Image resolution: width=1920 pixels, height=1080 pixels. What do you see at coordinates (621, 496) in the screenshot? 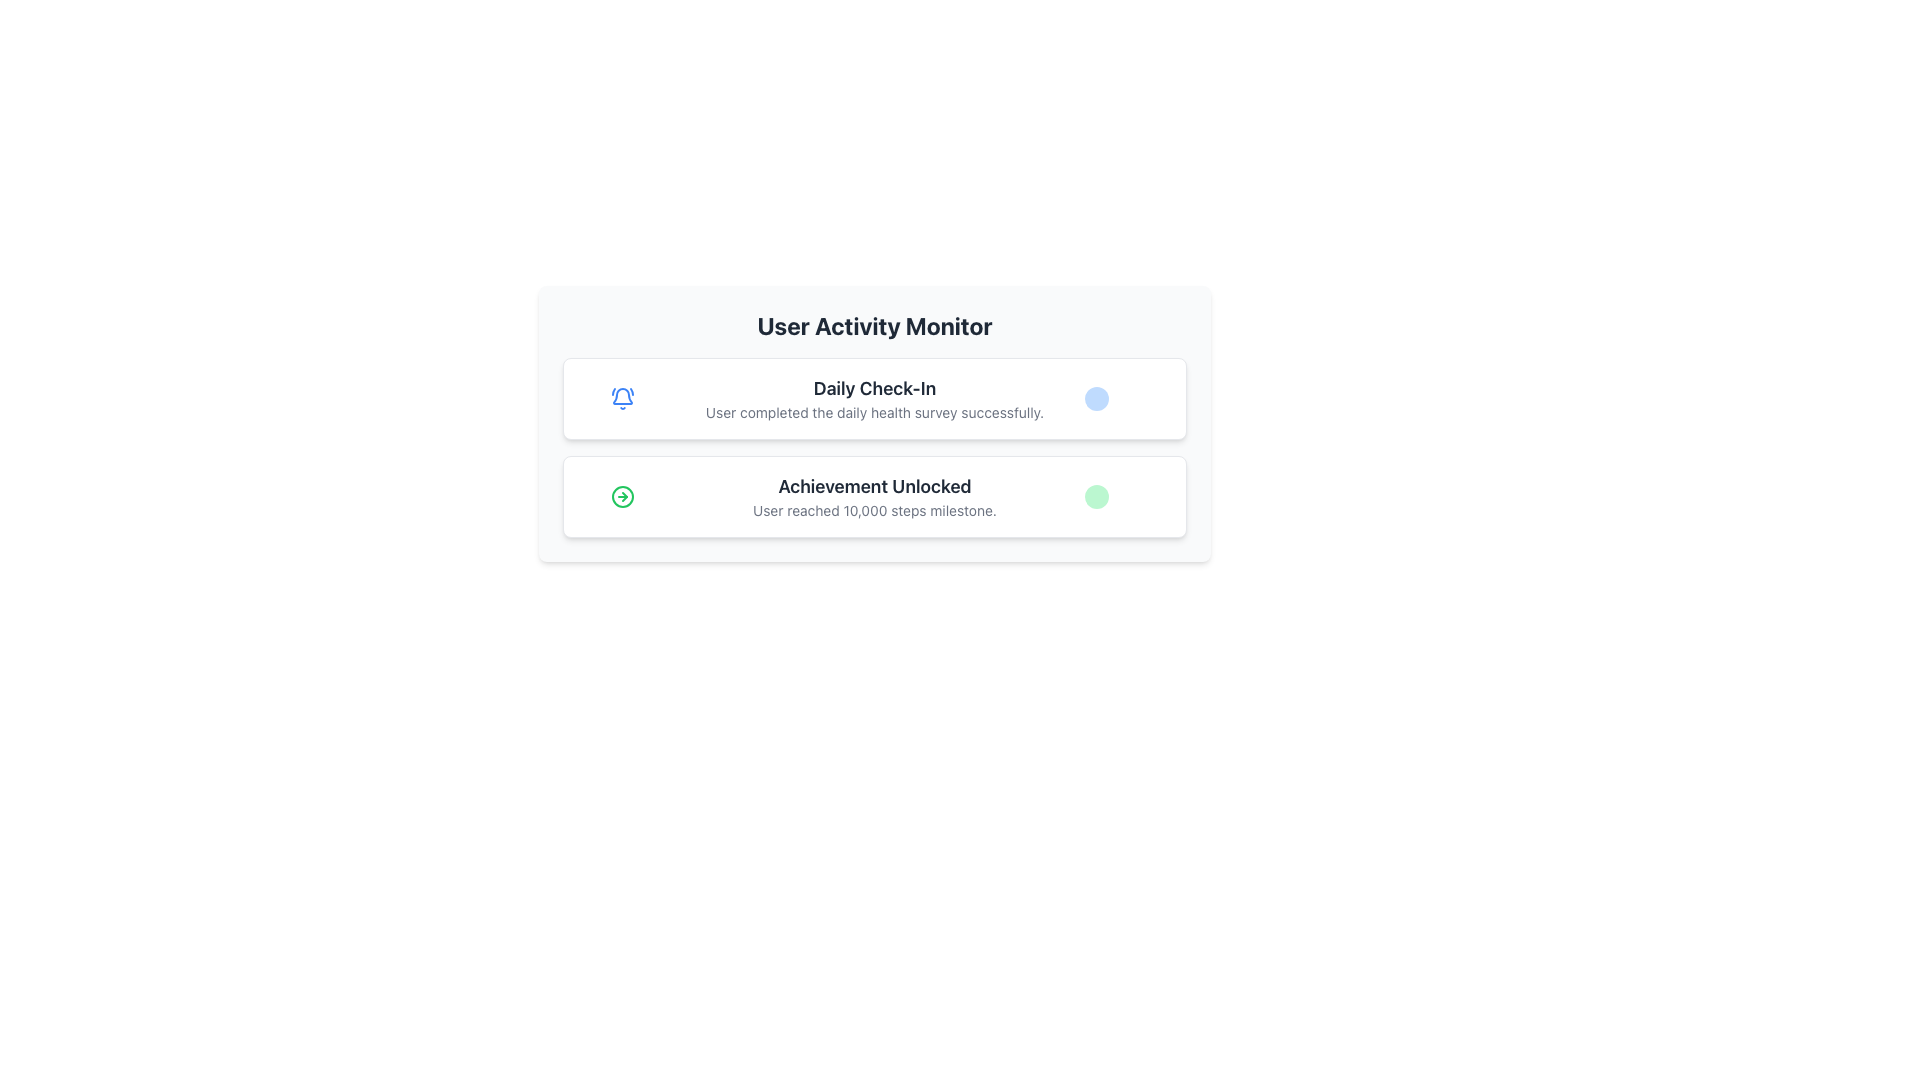
I see `the visual styling of the green circle icon with a right-pointing arrow, which is the second icon in the second card of the 'User Activity Monitor' section, next to the 'Achievement Unlocked' label` at bounding box center [621, 496].